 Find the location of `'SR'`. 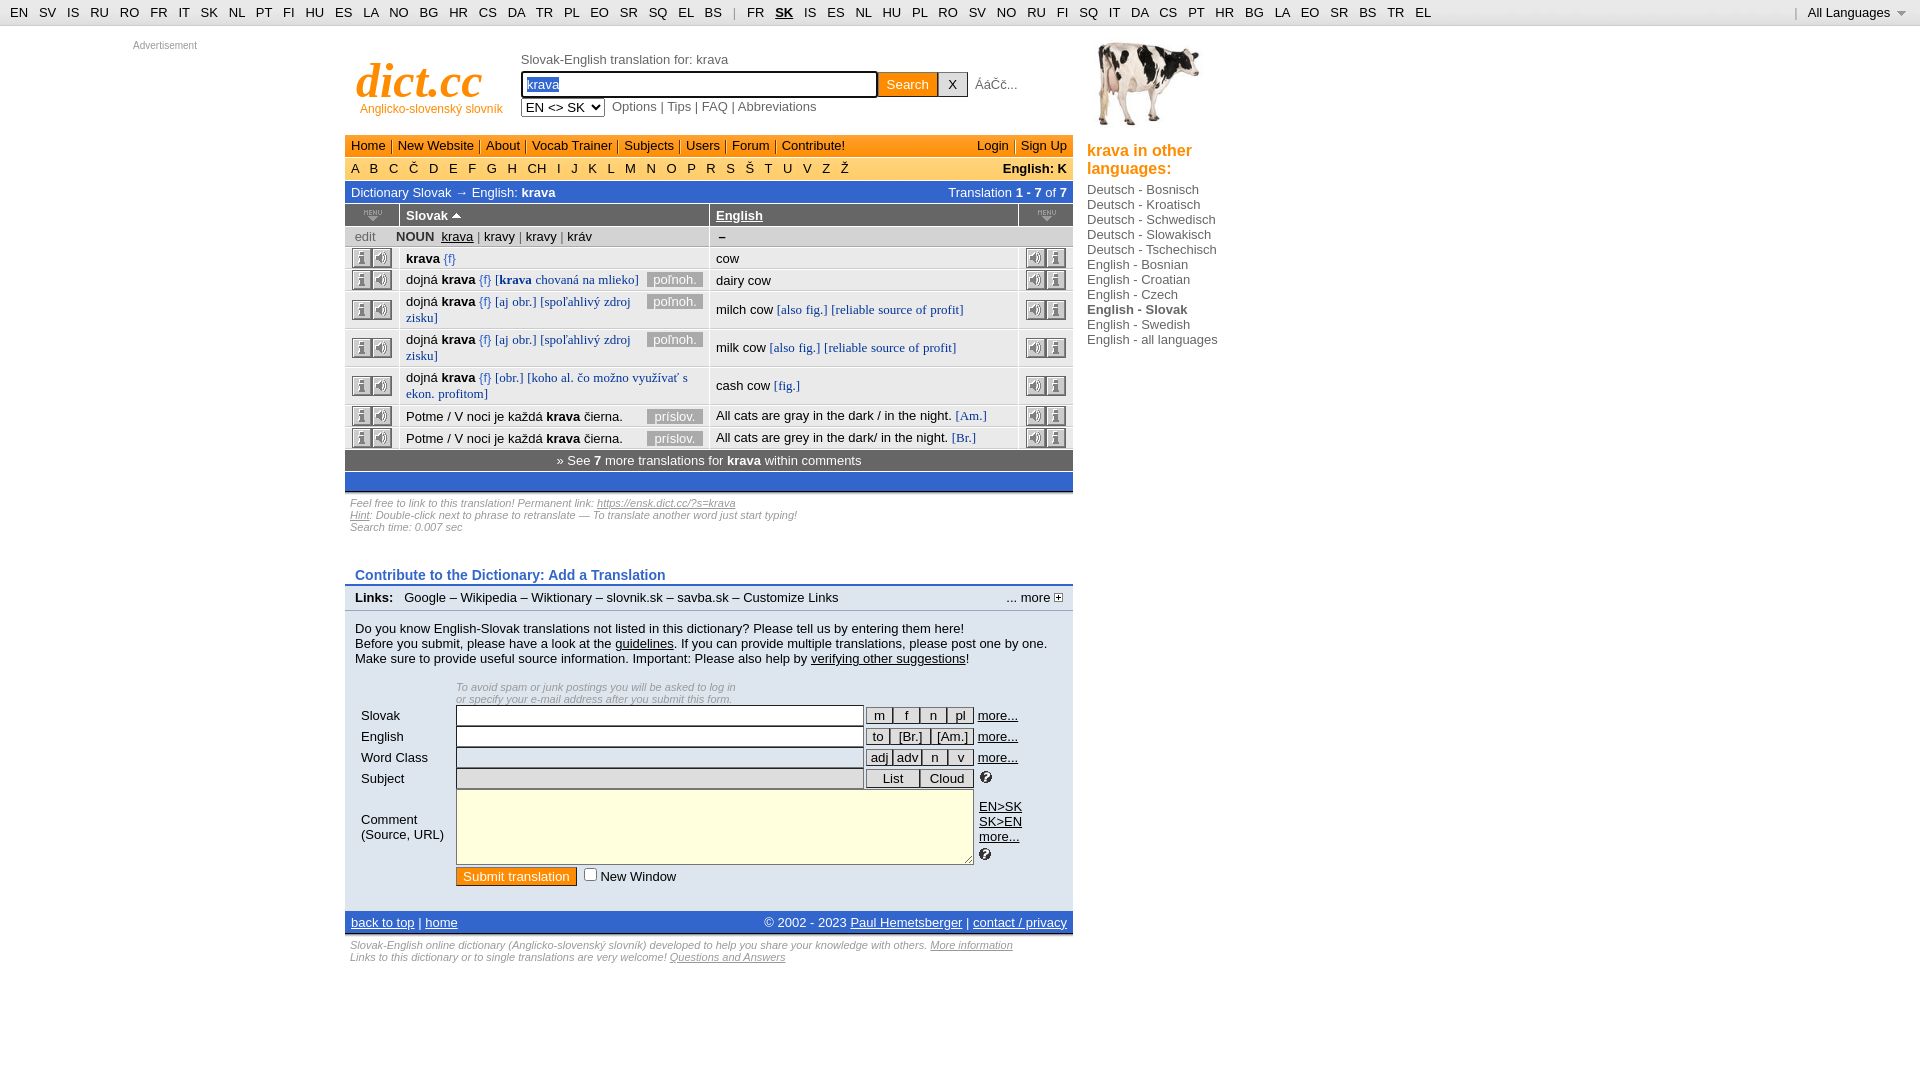

'SR' is located at coordinates (627, 12).